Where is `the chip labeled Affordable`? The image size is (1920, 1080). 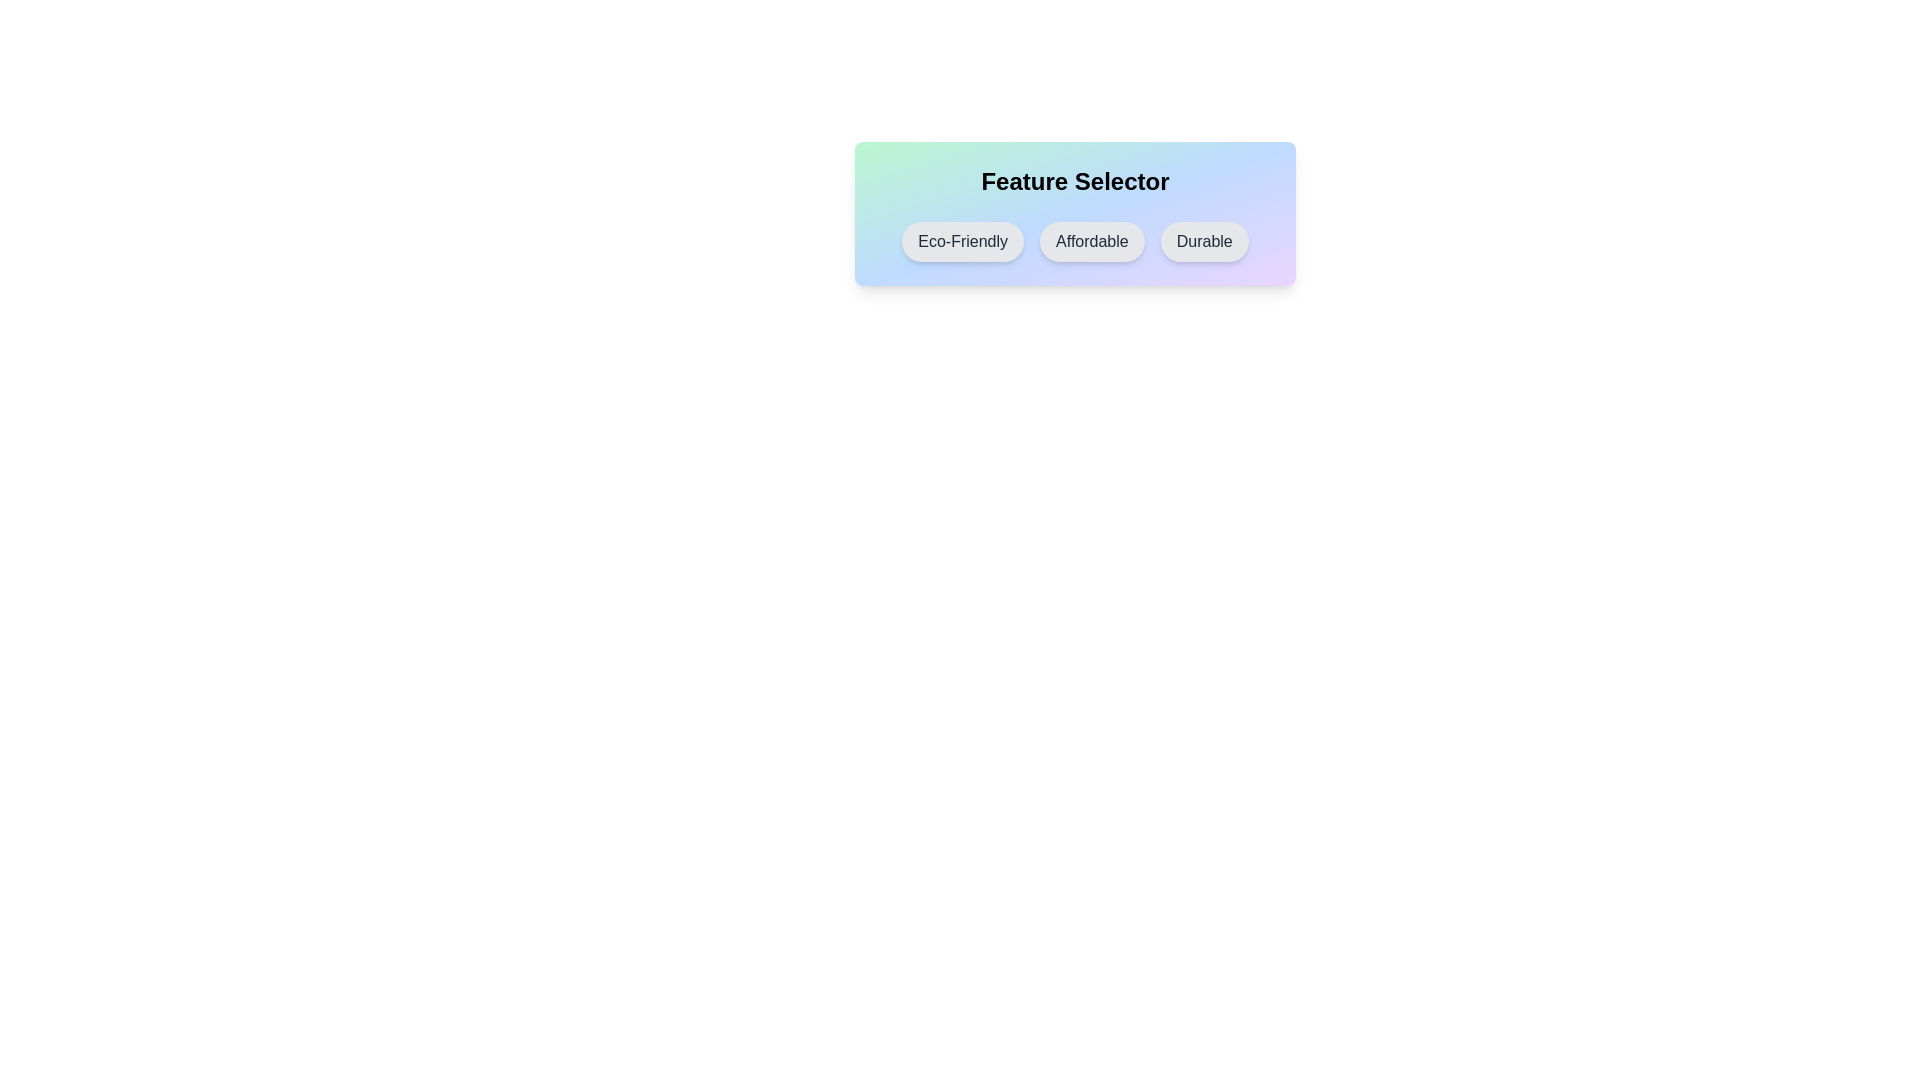 the chip labeled Affordable is located at coordinates (1091, 241).